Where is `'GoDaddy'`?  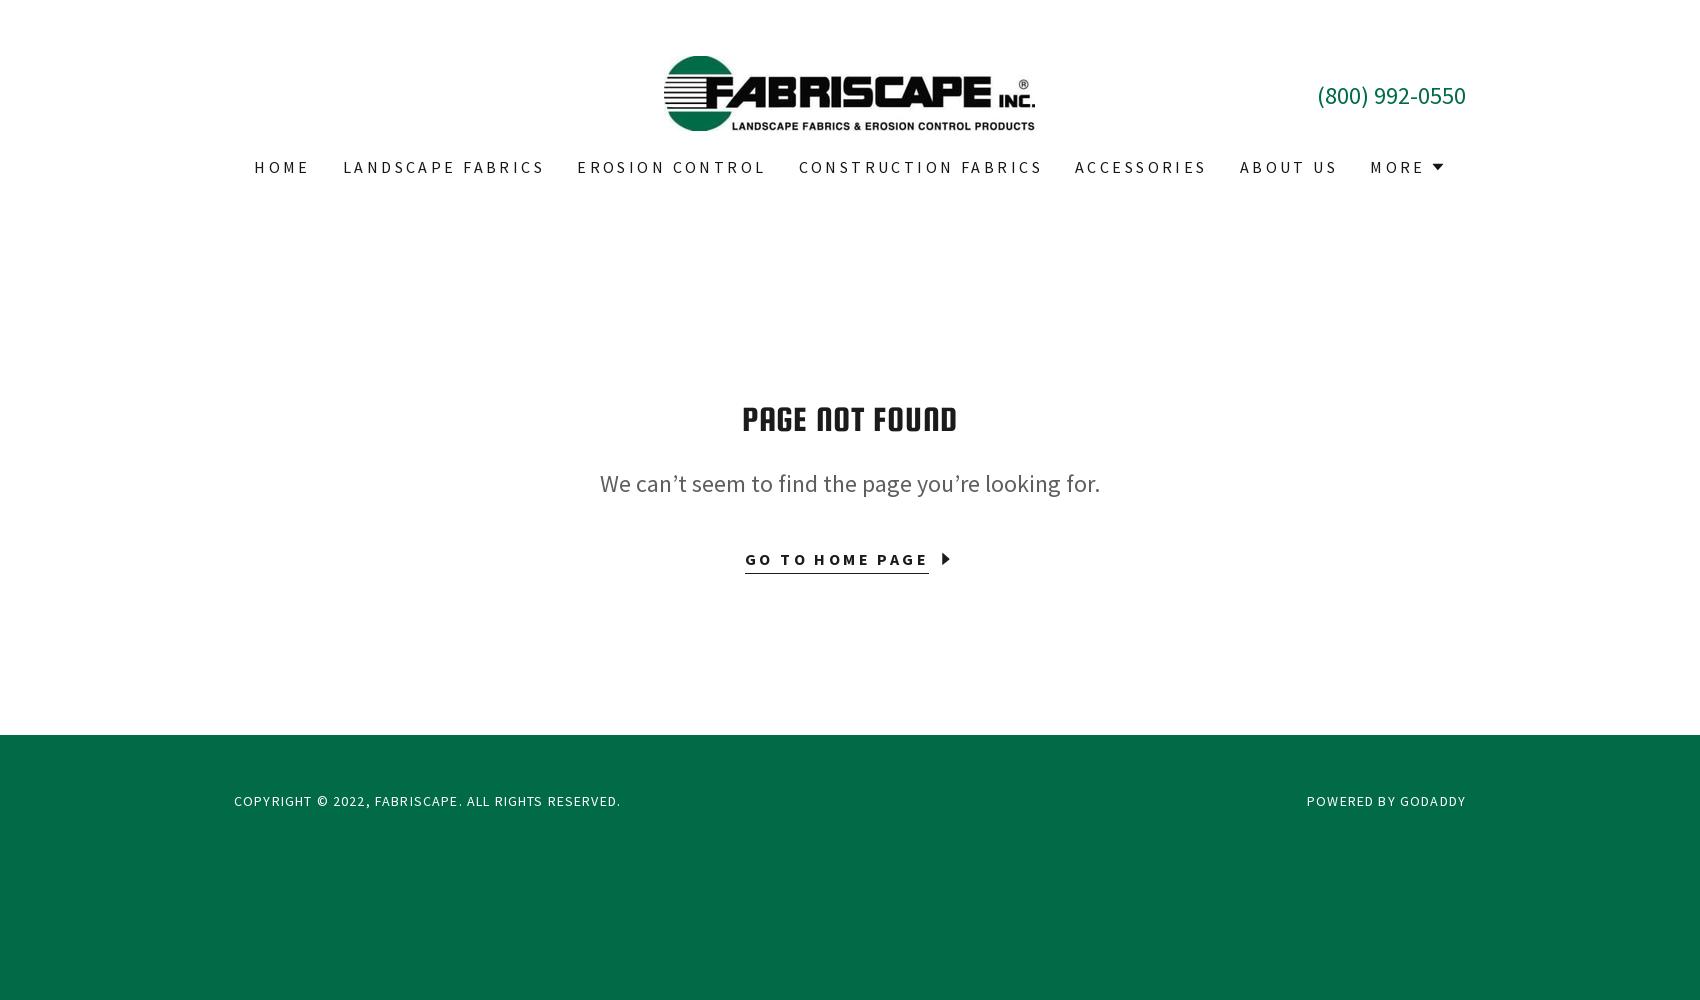 'GoDaddy' is located at coordinates (1431, 801).